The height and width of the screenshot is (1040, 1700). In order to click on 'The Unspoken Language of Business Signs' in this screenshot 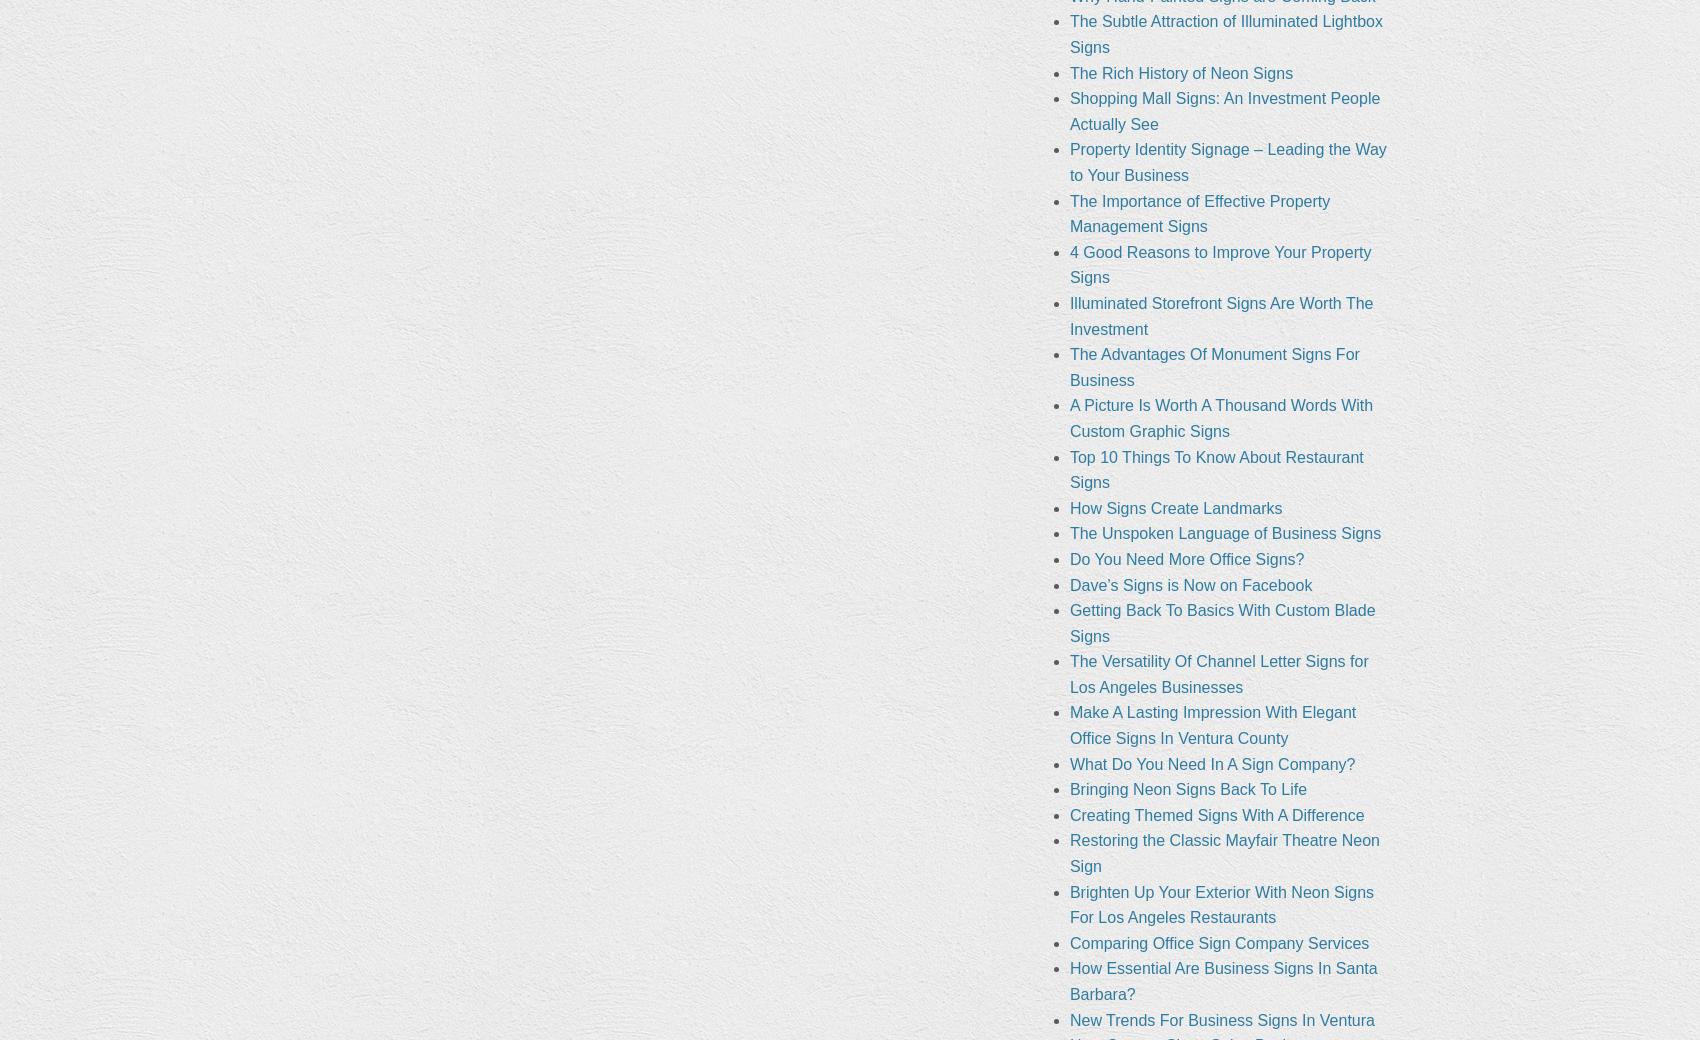, I will do `click(1224, 532)`.